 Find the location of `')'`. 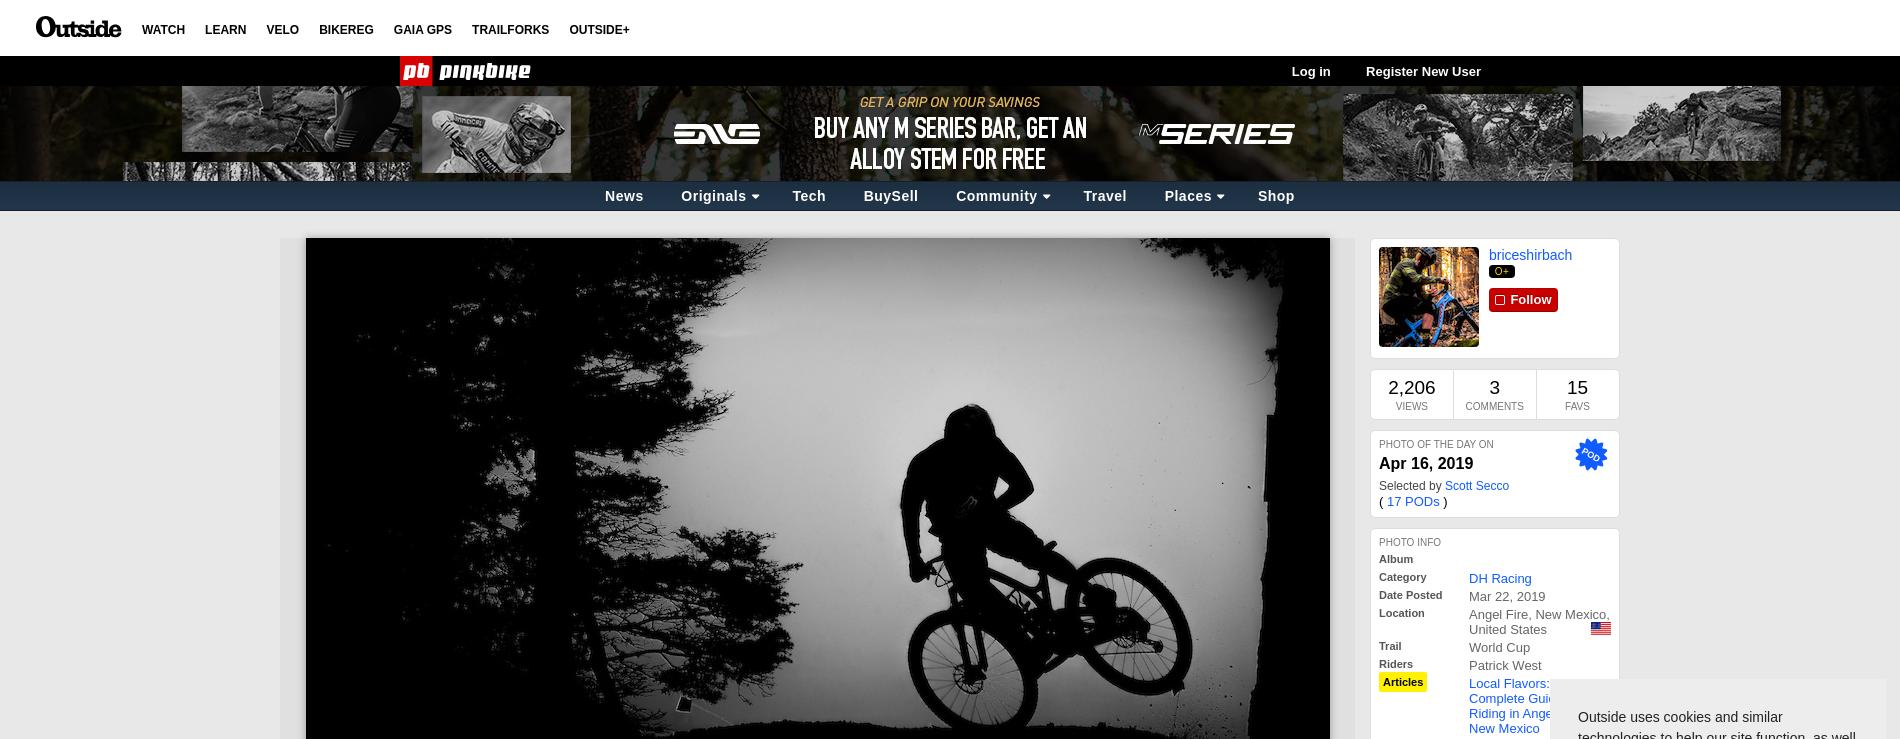

')' is located at coordinates (1443, 500).